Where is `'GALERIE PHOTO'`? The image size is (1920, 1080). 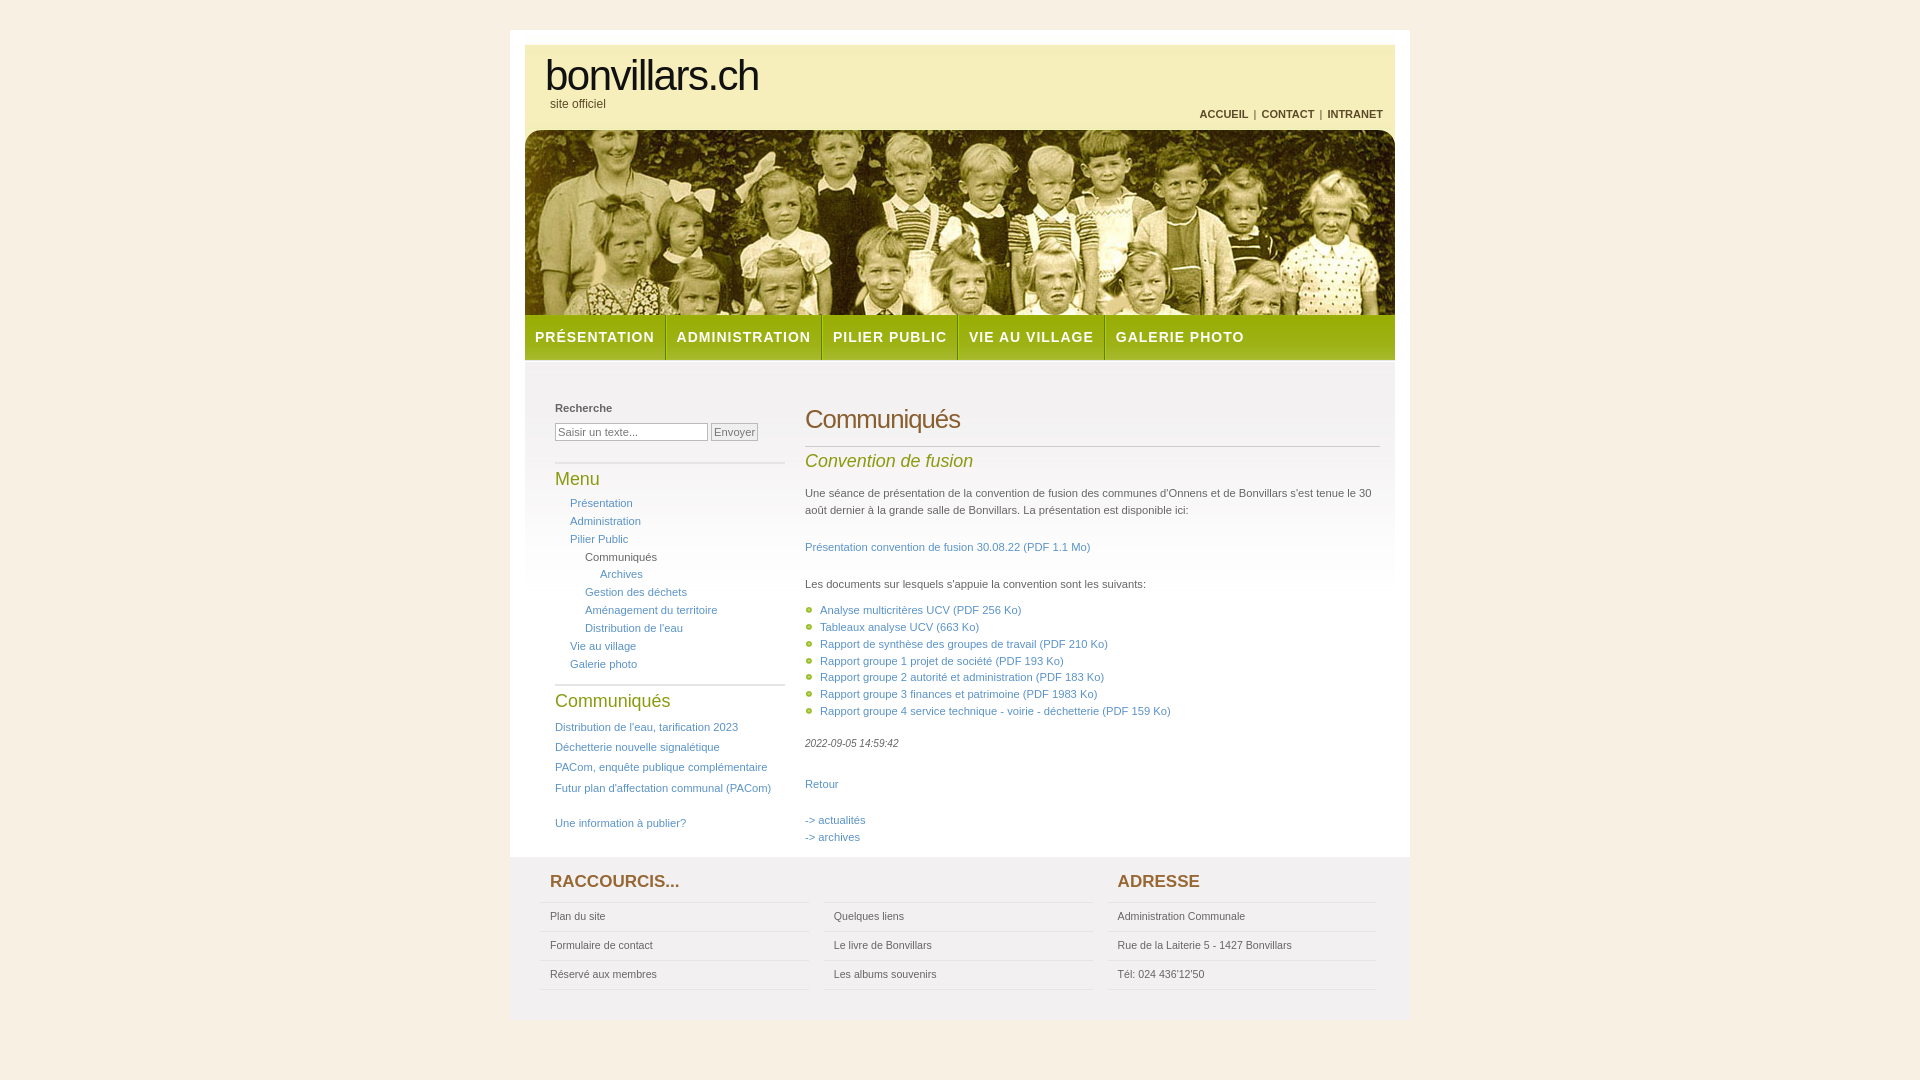 'GALERIE PHOTO' is located at coordinates (1179, 336).